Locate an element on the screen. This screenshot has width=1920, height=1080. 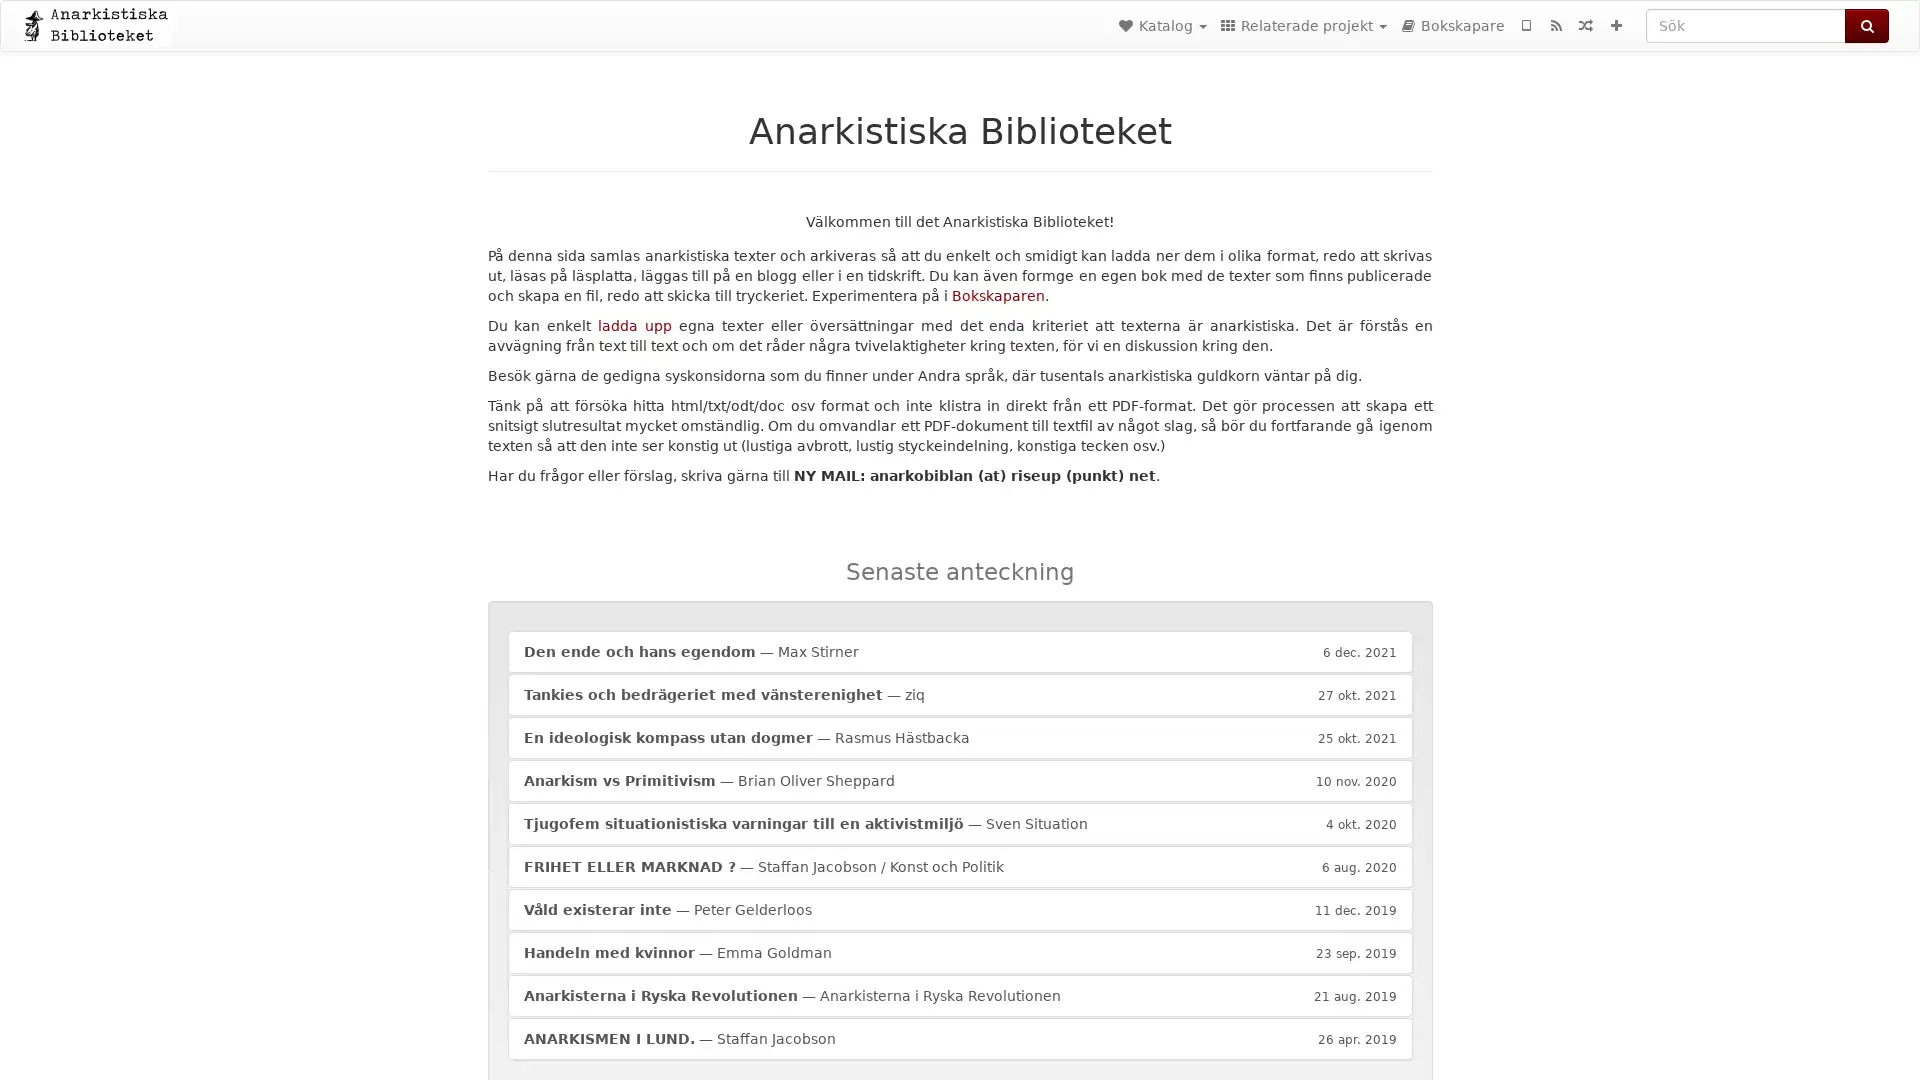
Sok is located at coordinates (1866, 26).